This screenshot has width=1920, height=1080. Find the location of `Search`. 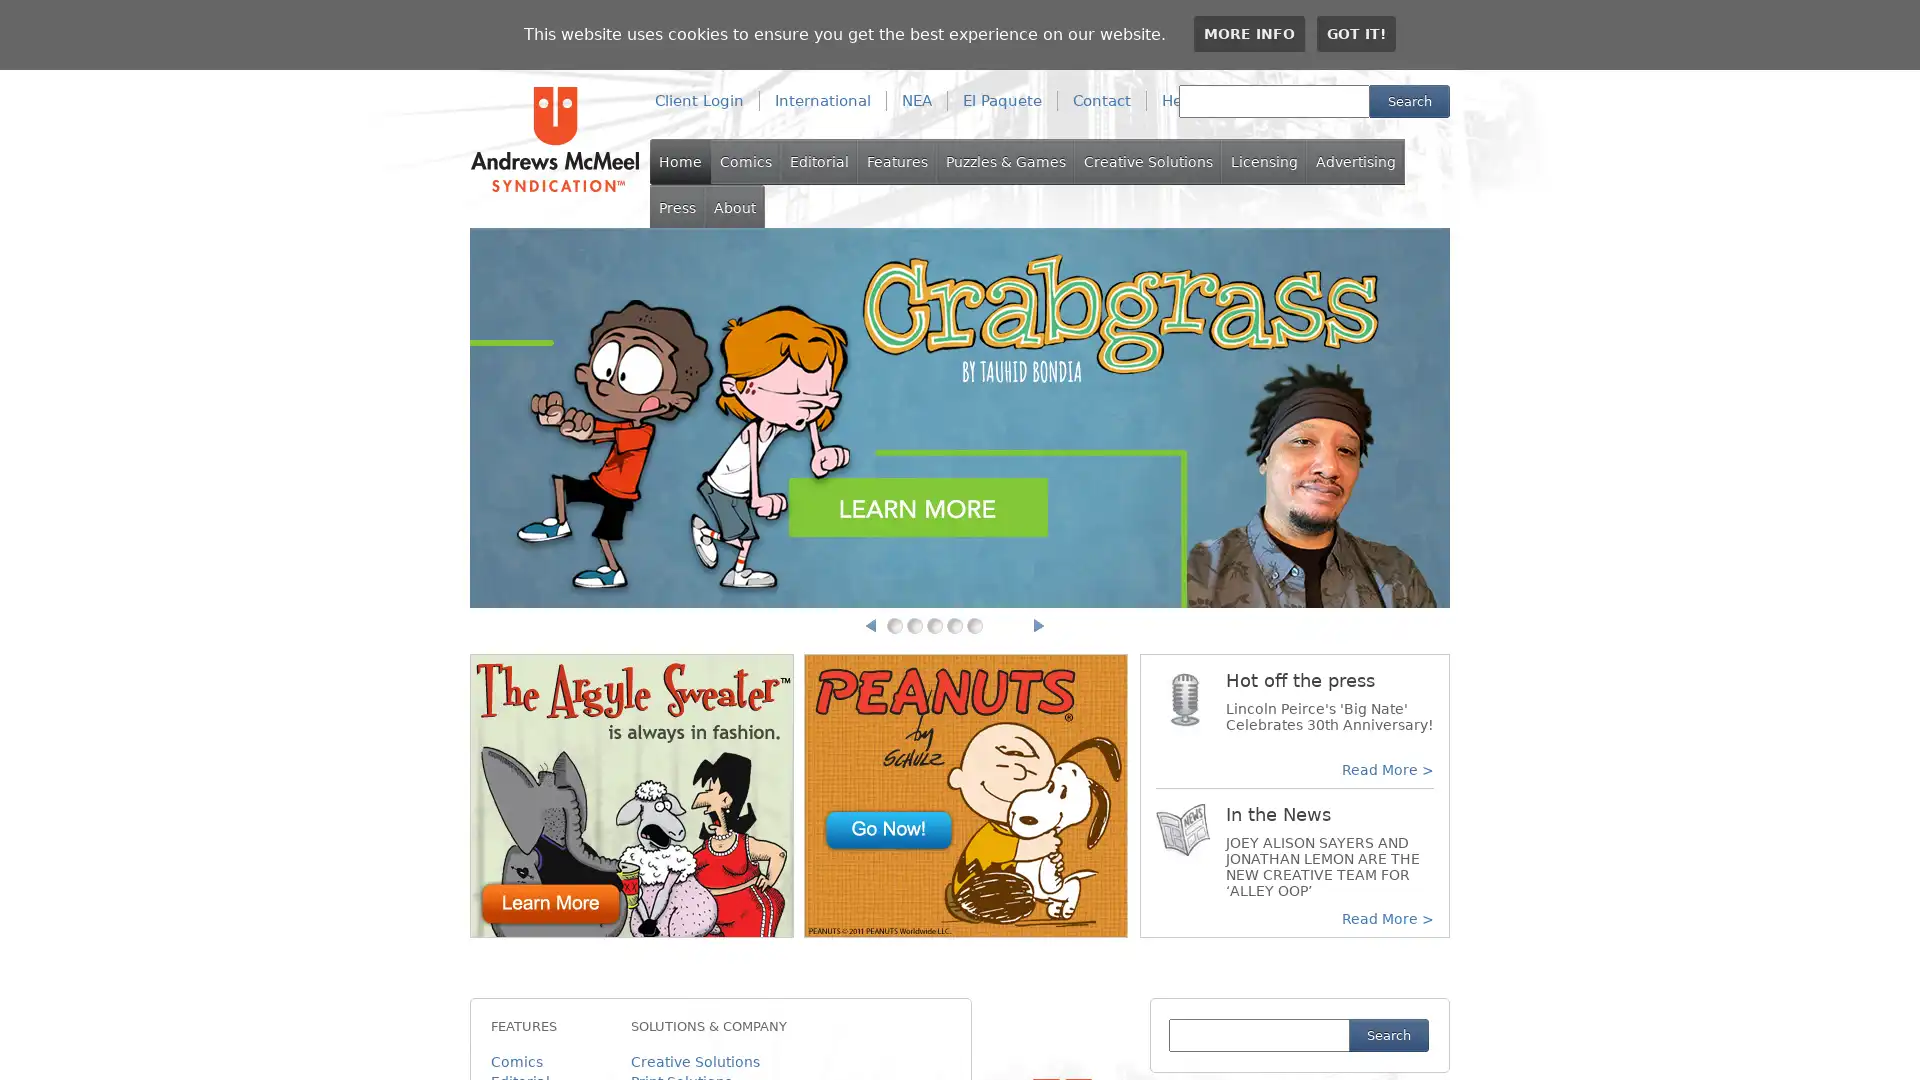

Search is located at coordinates (1409, 101).